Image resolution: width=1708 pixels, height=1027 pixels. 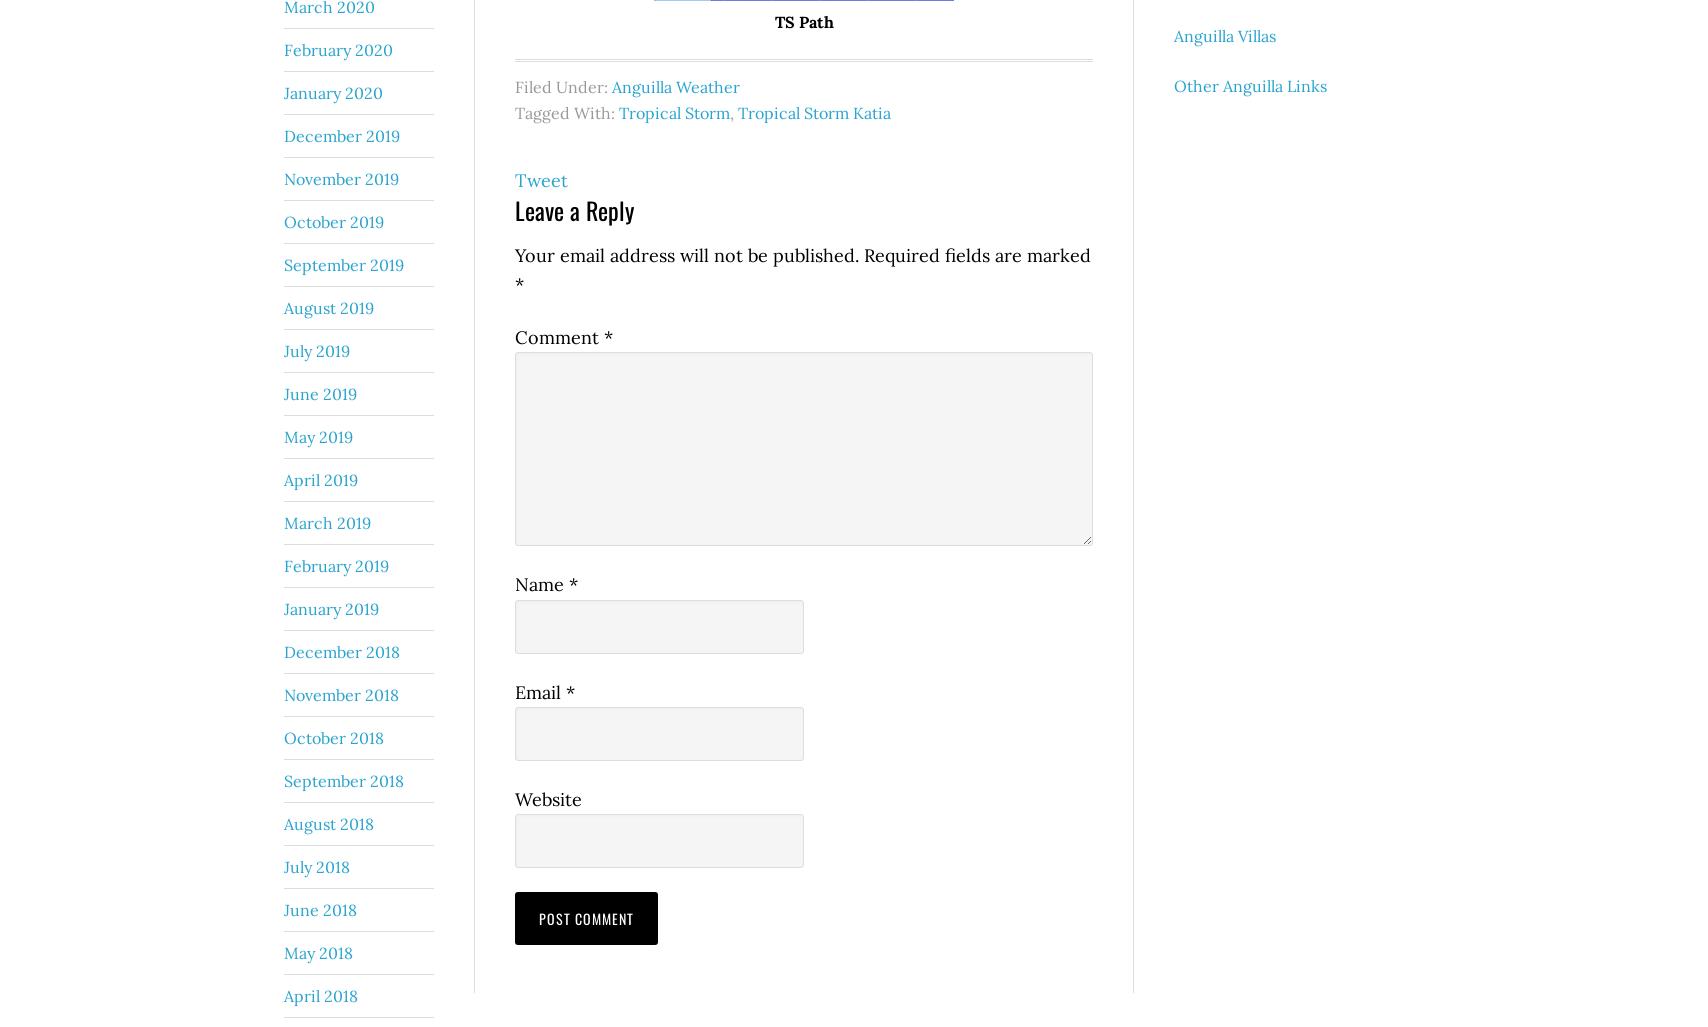 I want to click on 'December 2018', so click(x=284, y=650).